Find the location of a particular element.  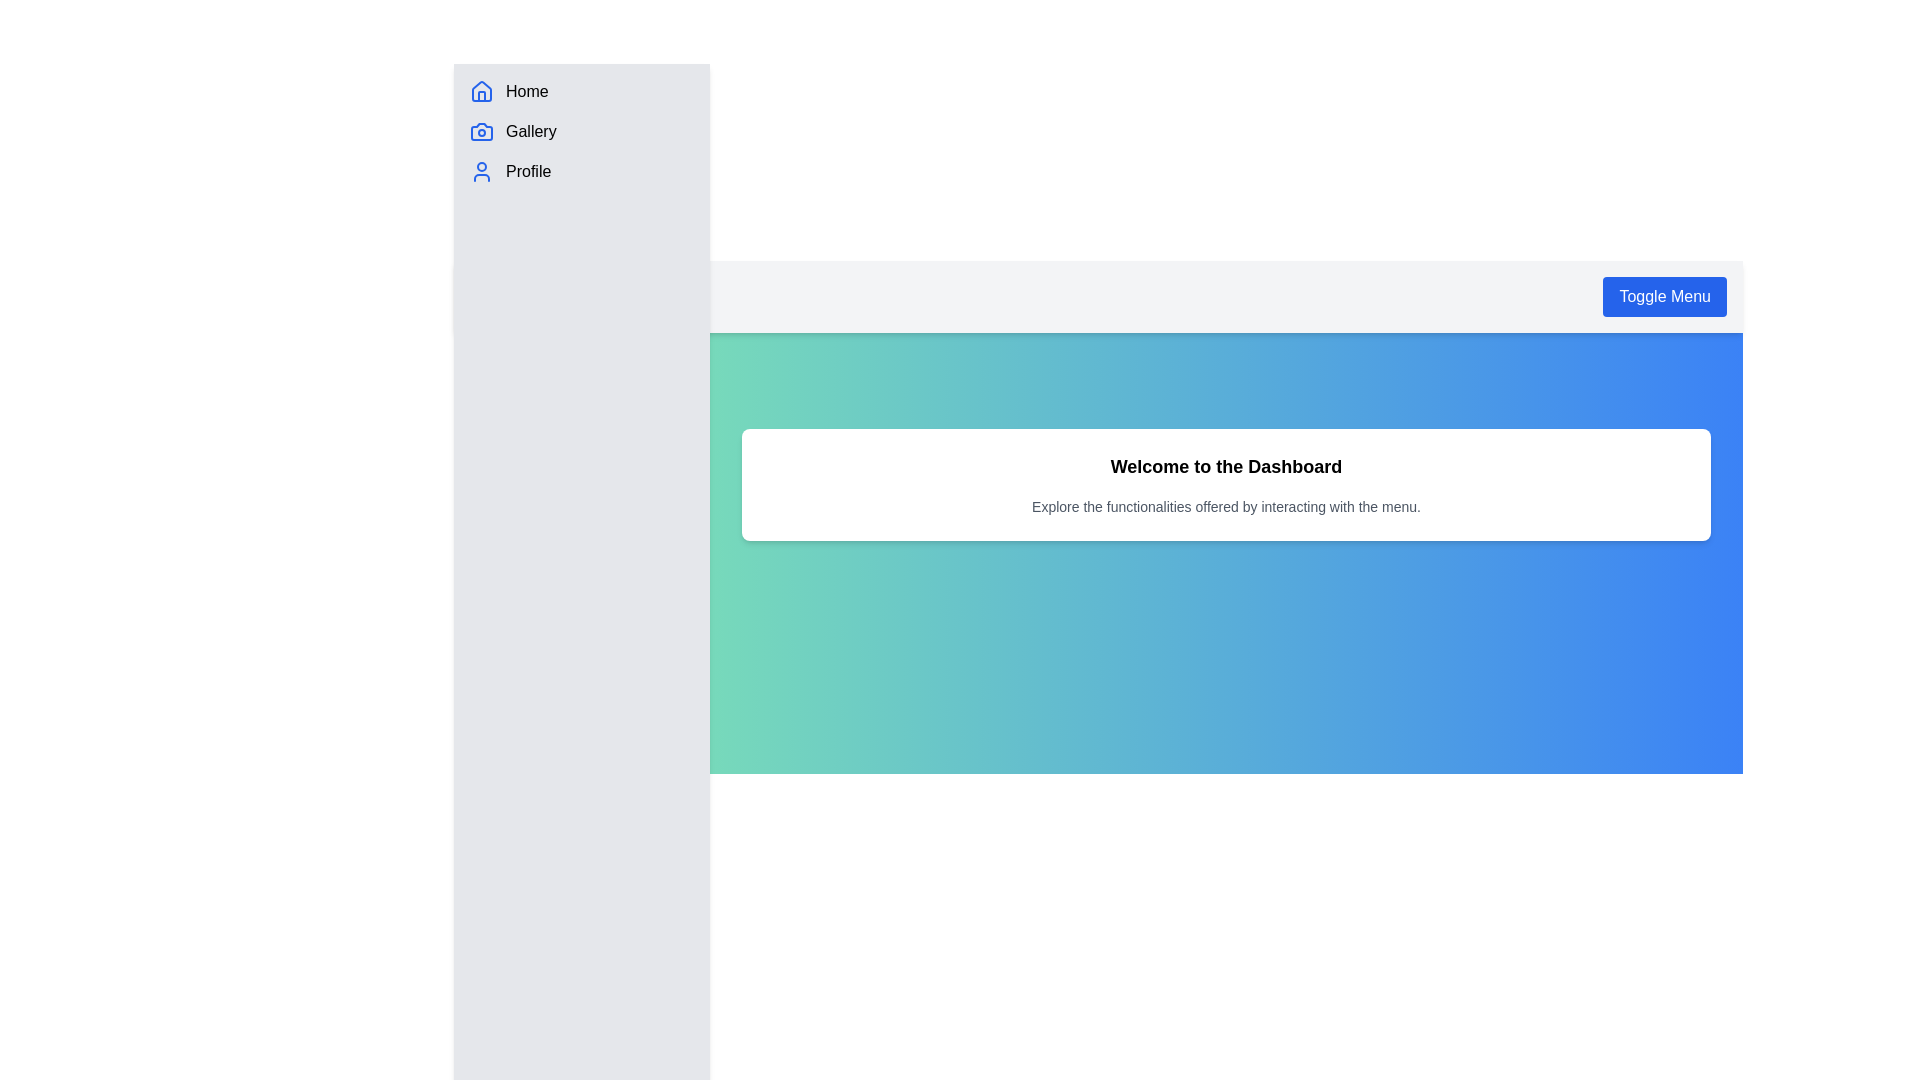

the 'Gallery' icon in the application's sidebar is located at coordinates (481, 131).